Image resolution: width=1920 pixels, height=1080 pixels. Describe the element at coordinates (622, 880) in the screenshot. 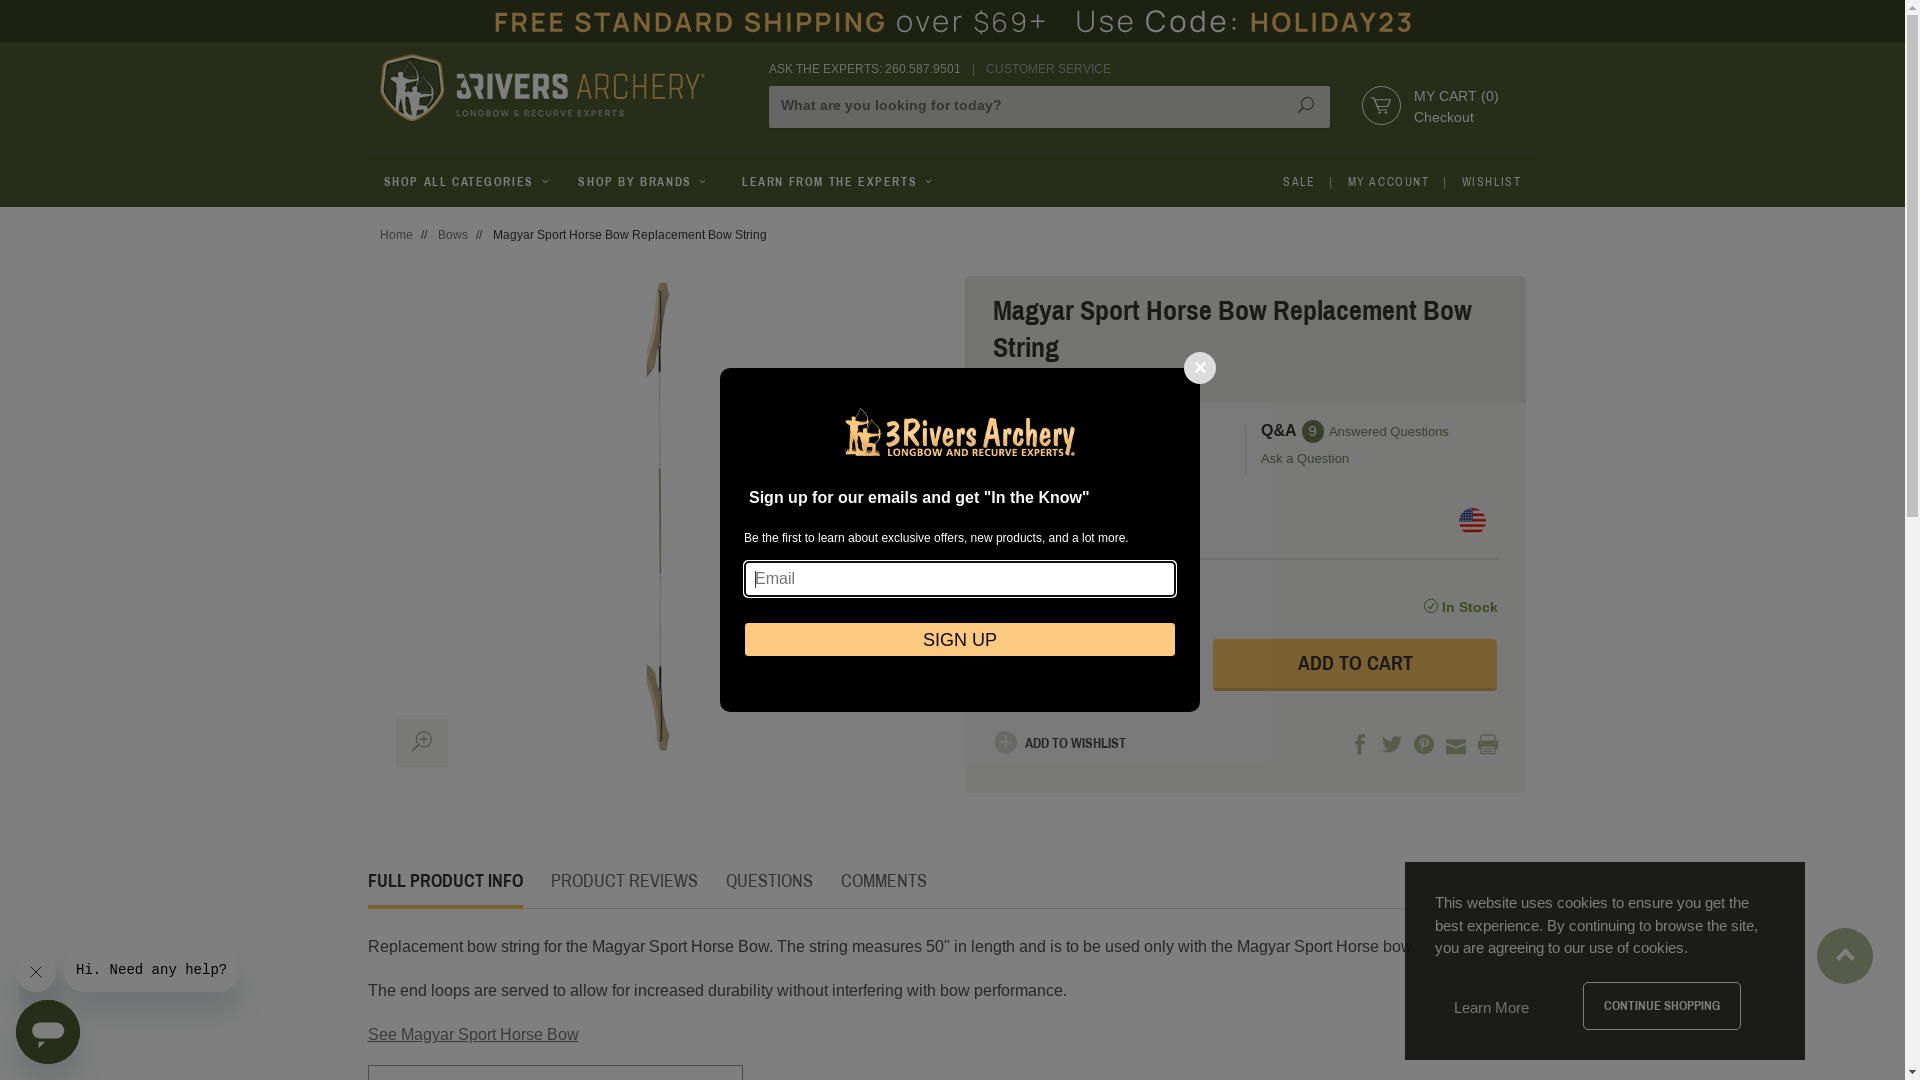

I see `'PRODUCT REVIEWS'` at that location.